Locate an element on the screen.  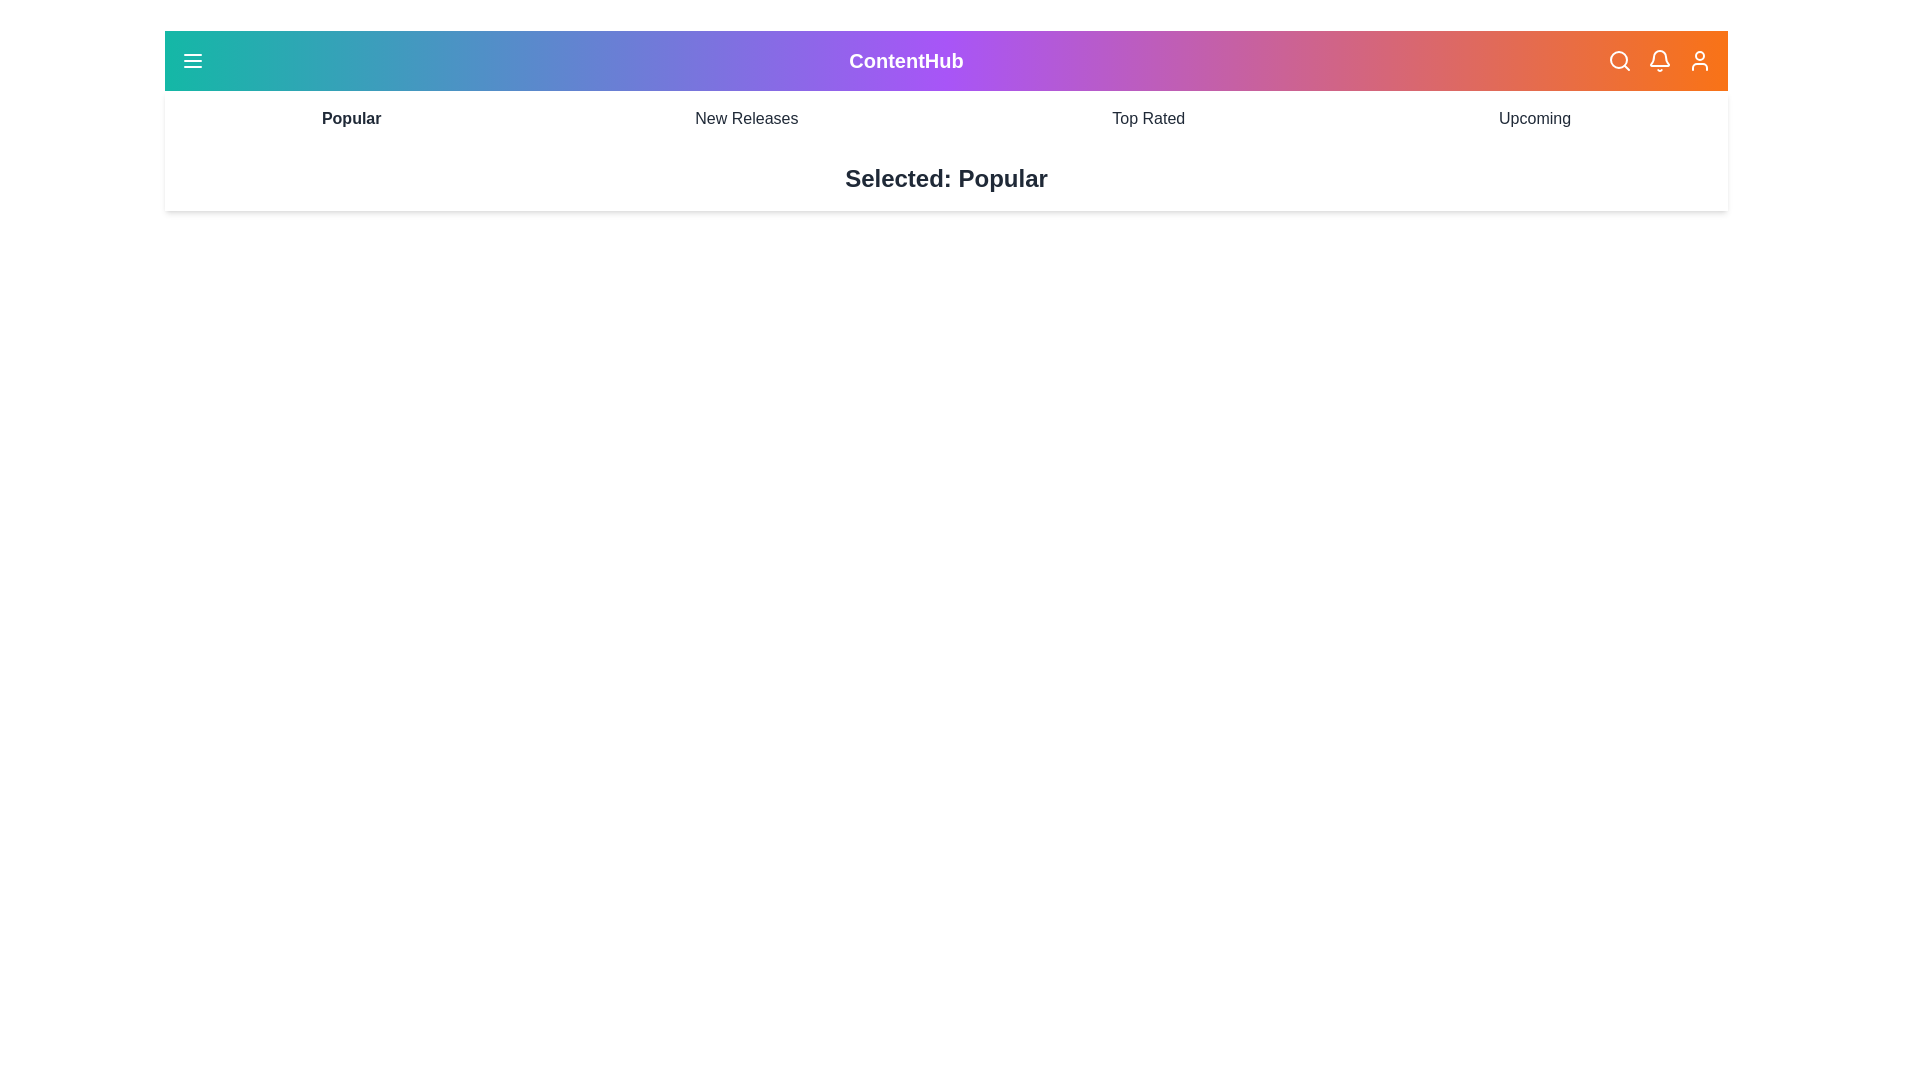
the category New Releases to select it is located at coordinates (745, 119).